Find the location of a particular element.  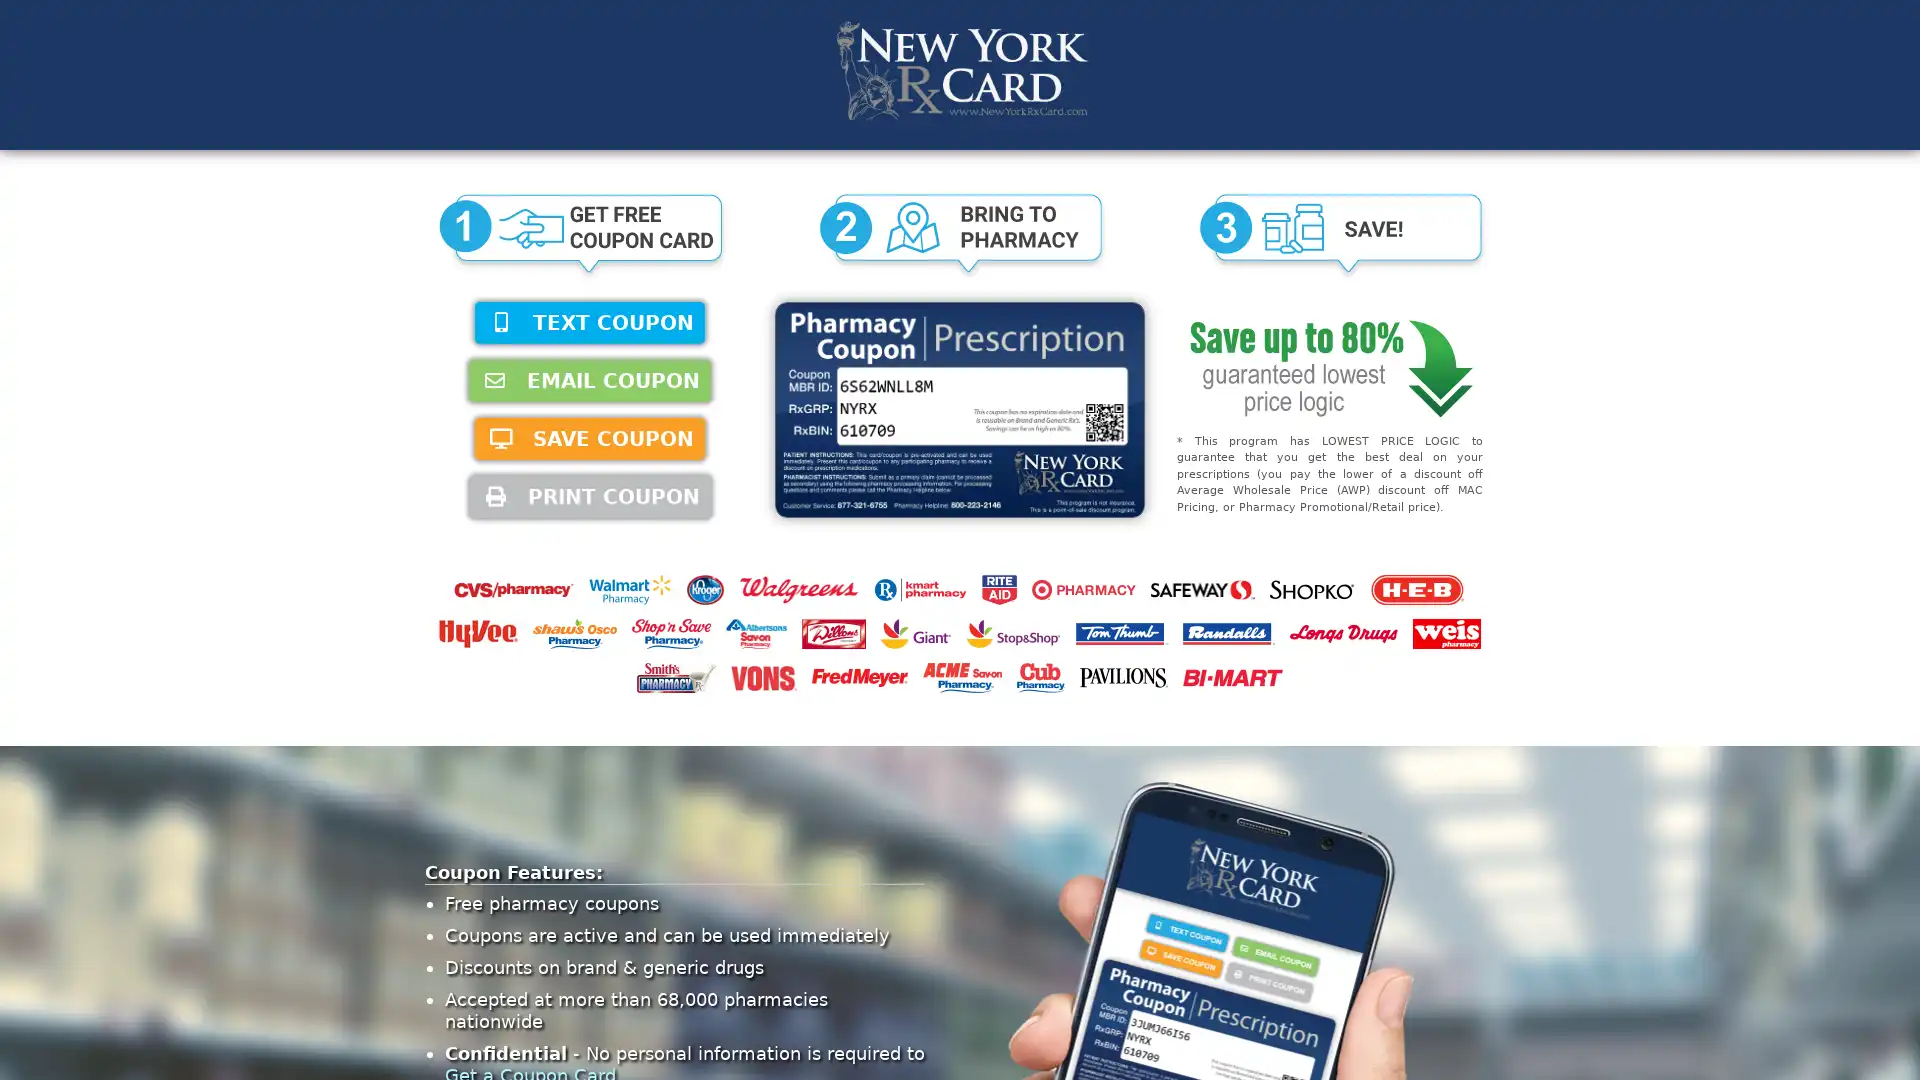

EMAIL COUPON is located at coordinates (589, 381).